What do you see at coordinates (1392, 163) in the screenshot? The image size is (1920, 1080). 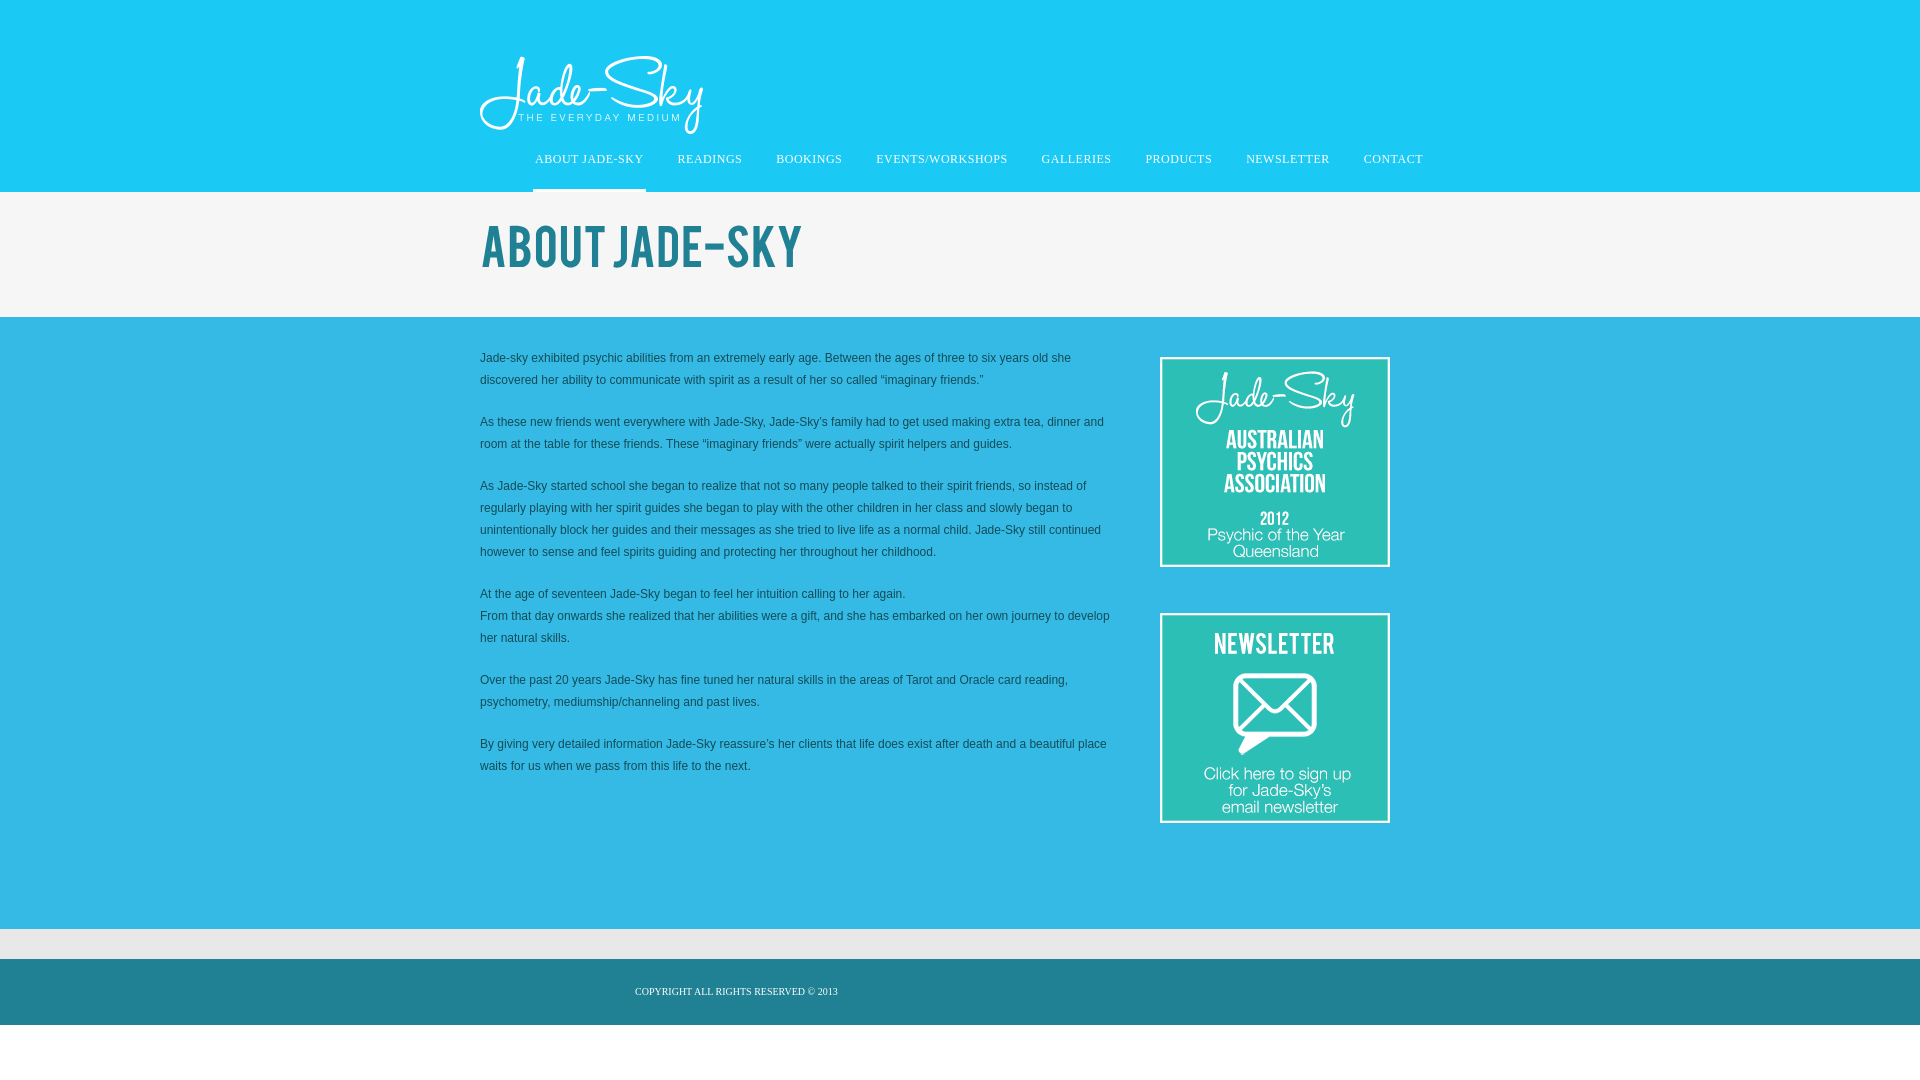 I see `'CONTACT'` at bounding box center [1392, 163].